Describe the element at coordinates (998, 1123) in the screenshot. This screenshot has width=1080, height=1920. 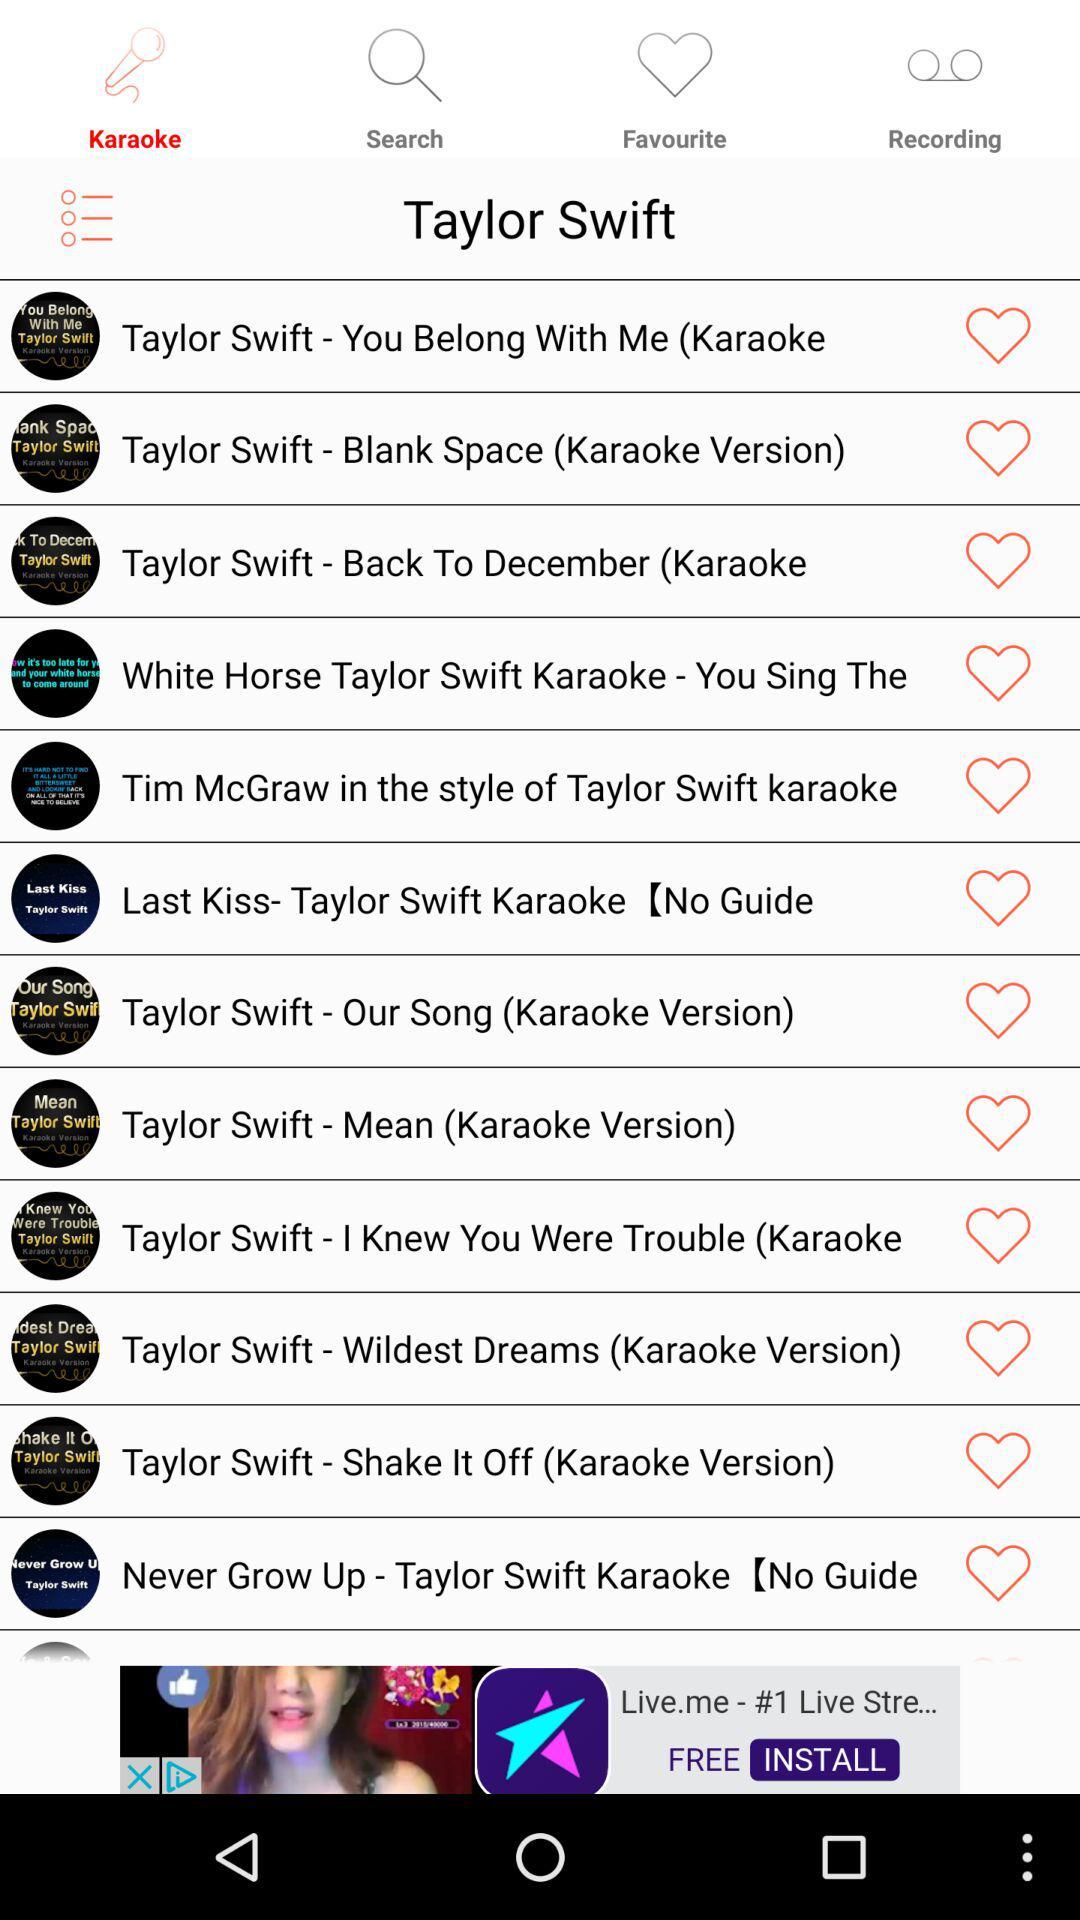
I see `to favorites` at that location.